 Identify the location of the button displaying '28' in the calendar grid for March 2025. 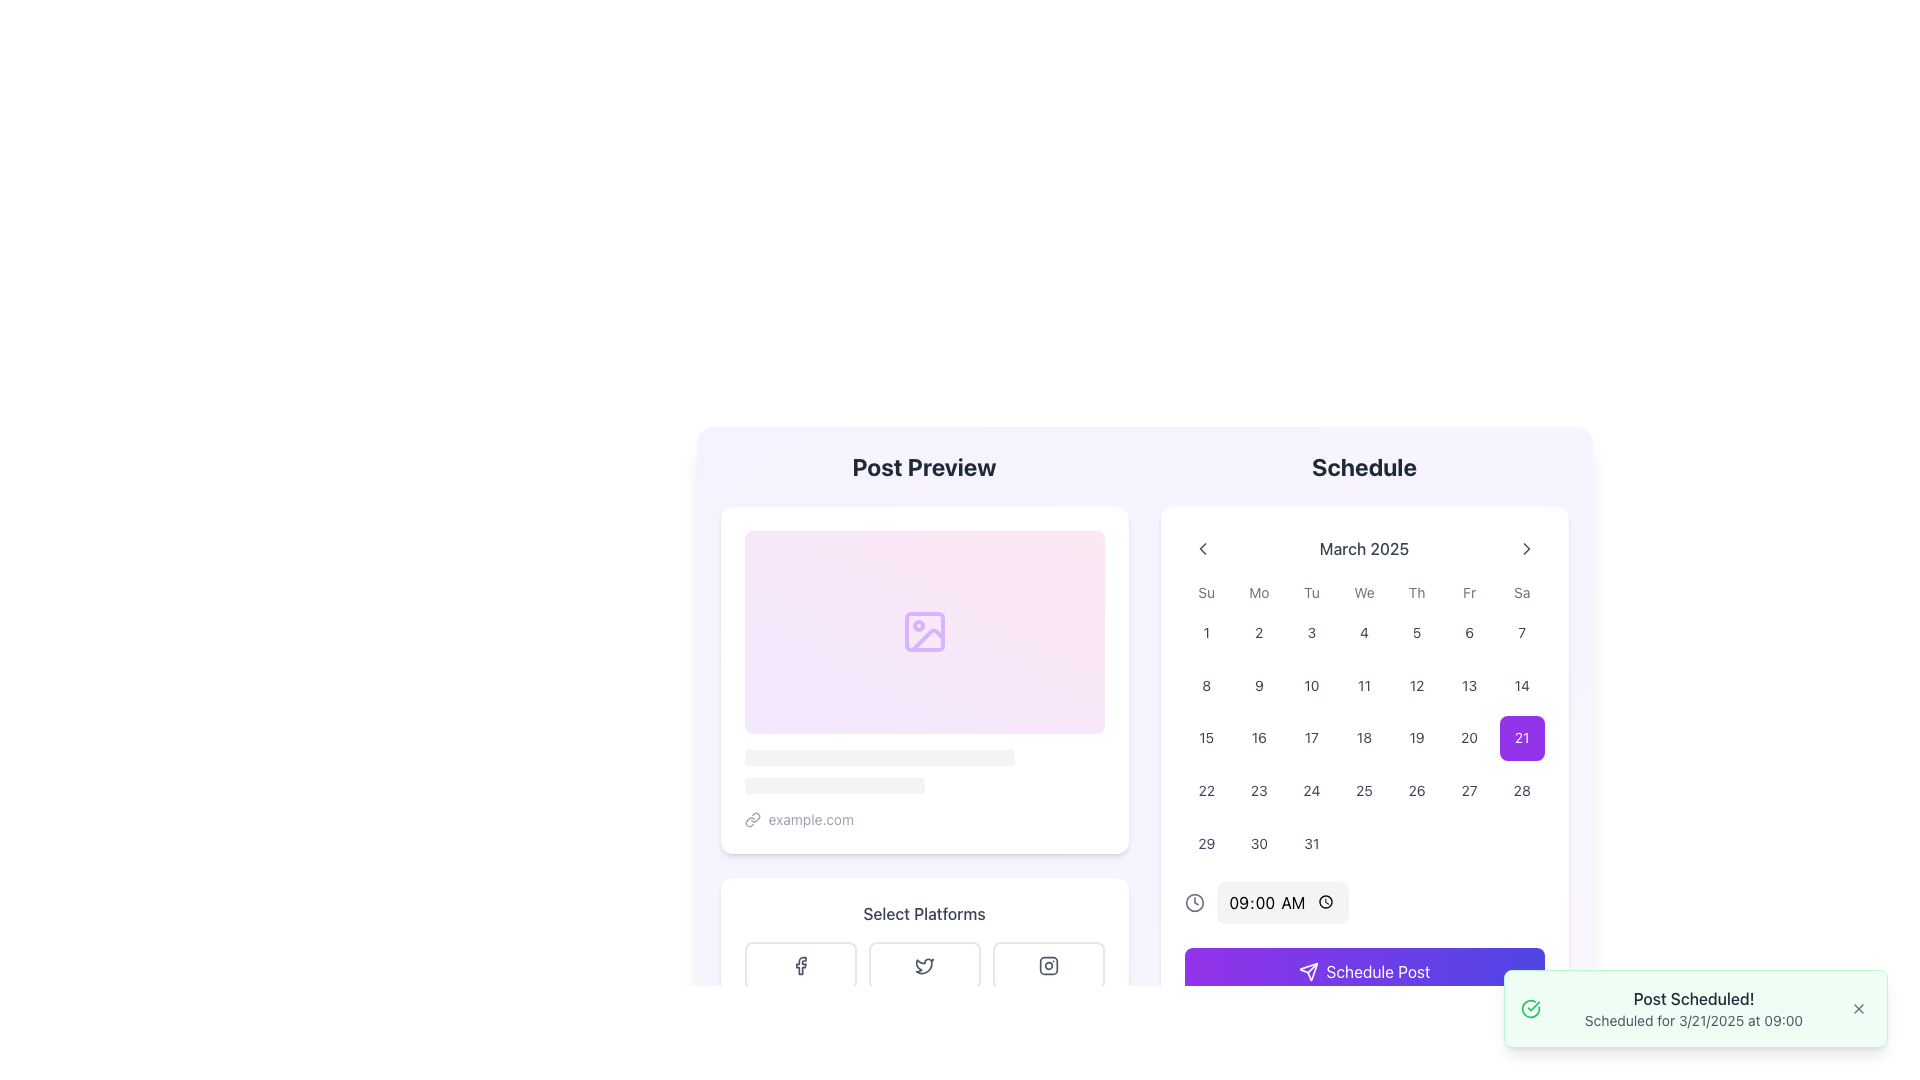
(1521, 789).